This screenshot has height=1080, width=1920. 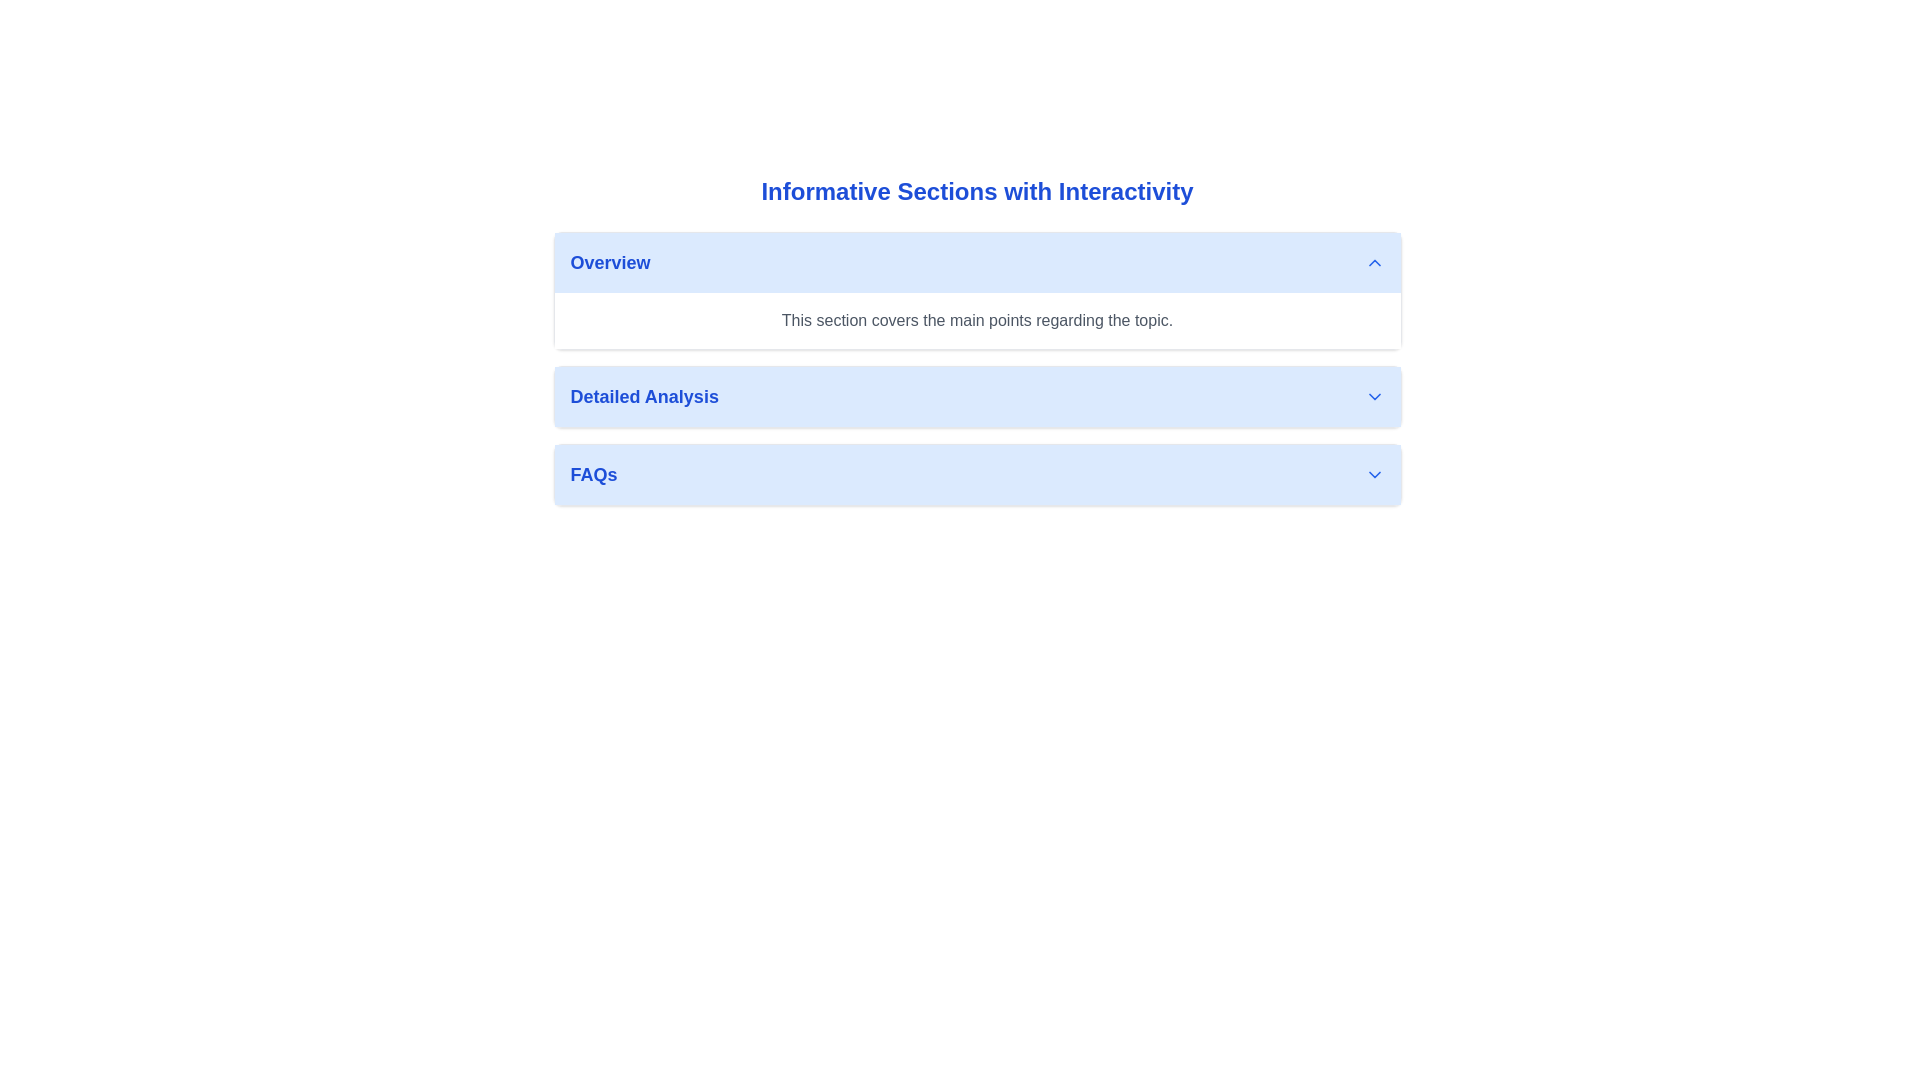 What do you see at coordinates (1373, 261) in the screenshot?
I see `the upward-facing chevron icon button located on the right side of the 'Overview' section's header bar` at bounding box center [1373, 261].